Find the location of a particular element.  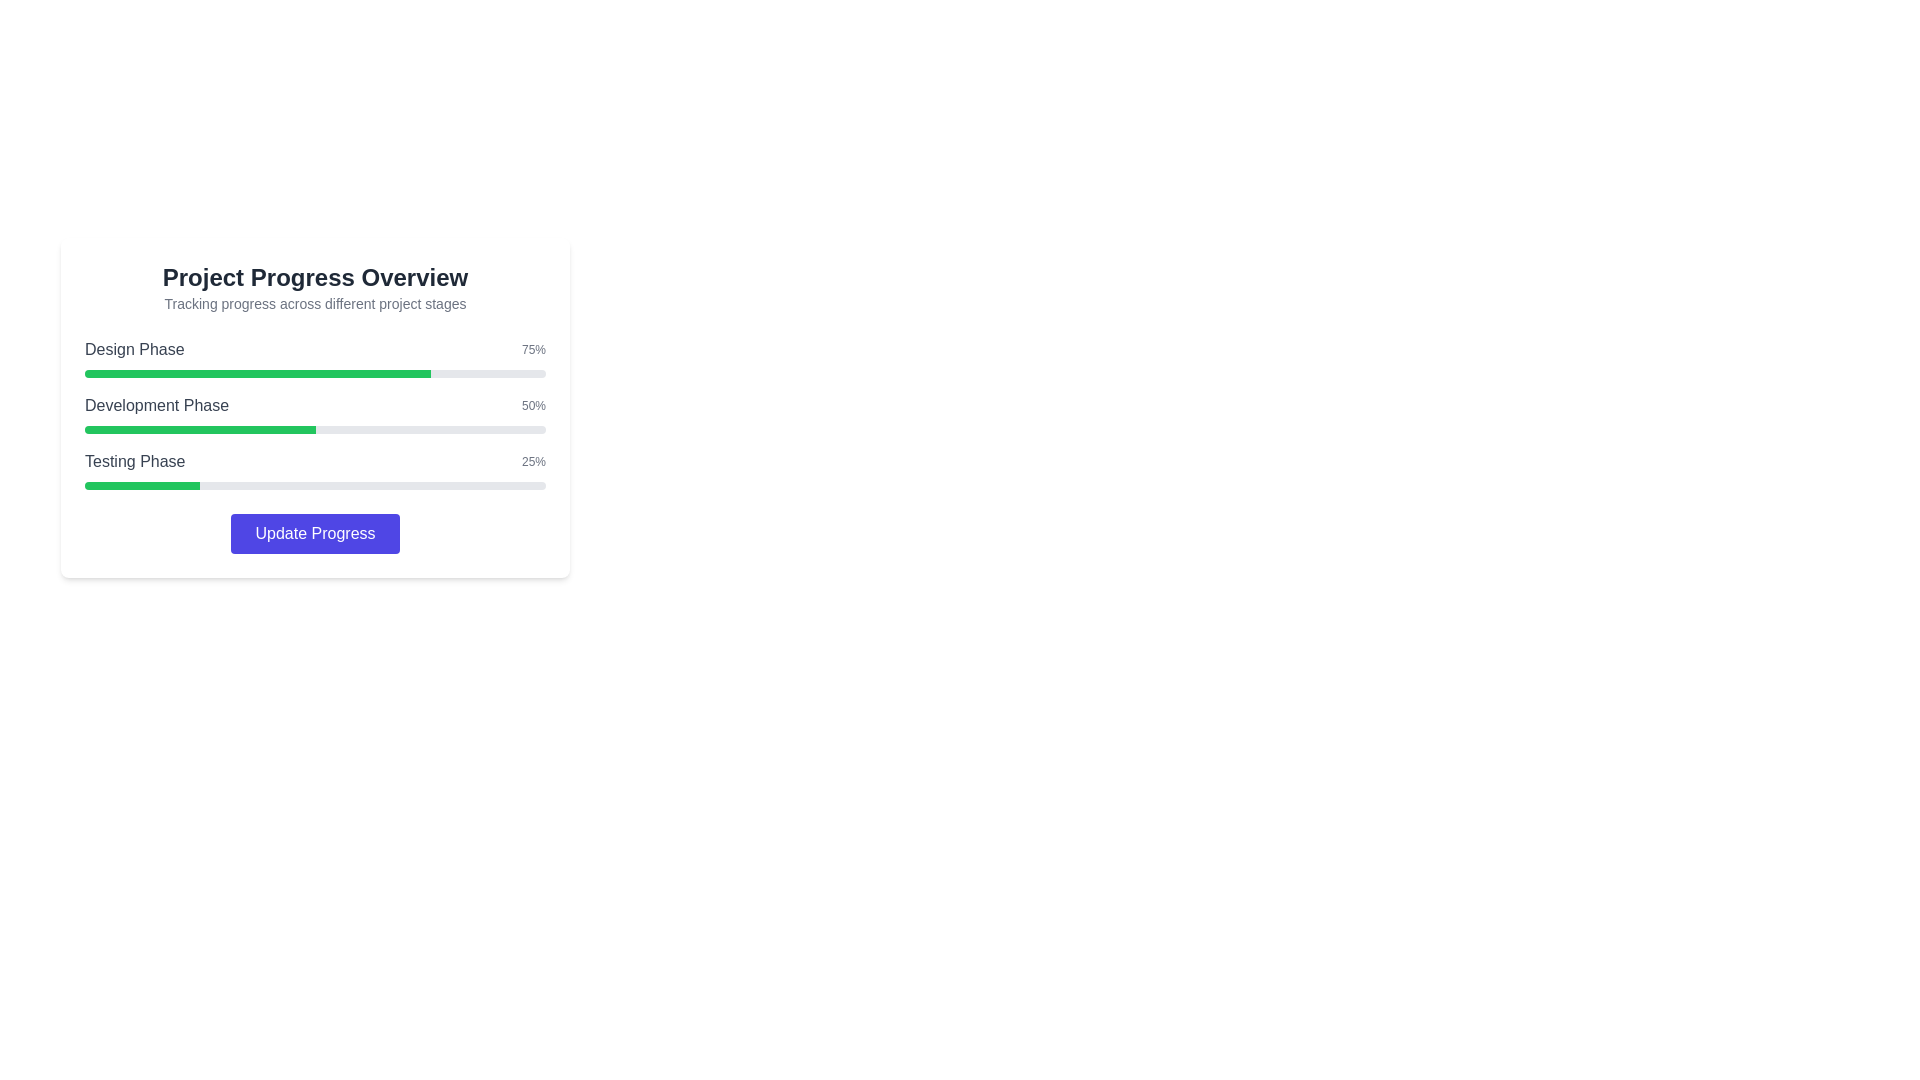

the progress percentage text located to the far right of the 'Testing Phase' label in the progress tracking interface is located at coordinates (533, 462).